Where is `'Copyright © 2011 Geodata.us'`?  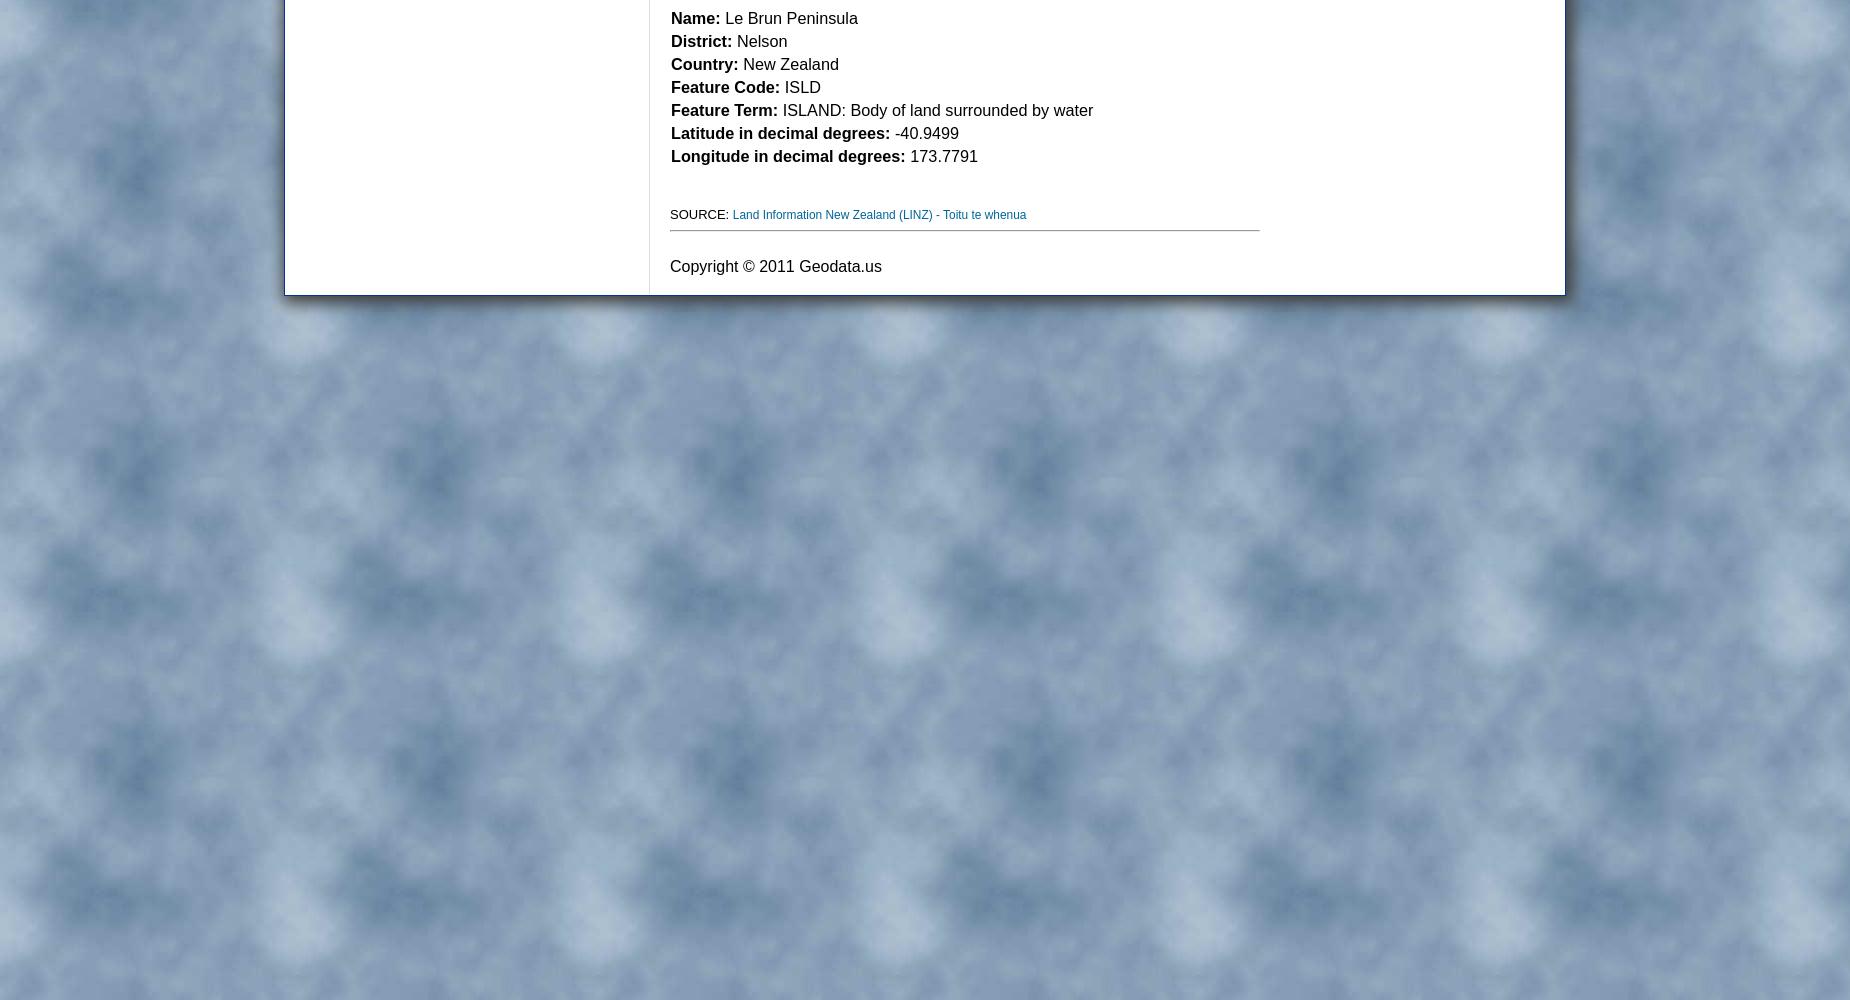 'Copyright © 2011 Geodata.us' is located at coordinates (775, 266).